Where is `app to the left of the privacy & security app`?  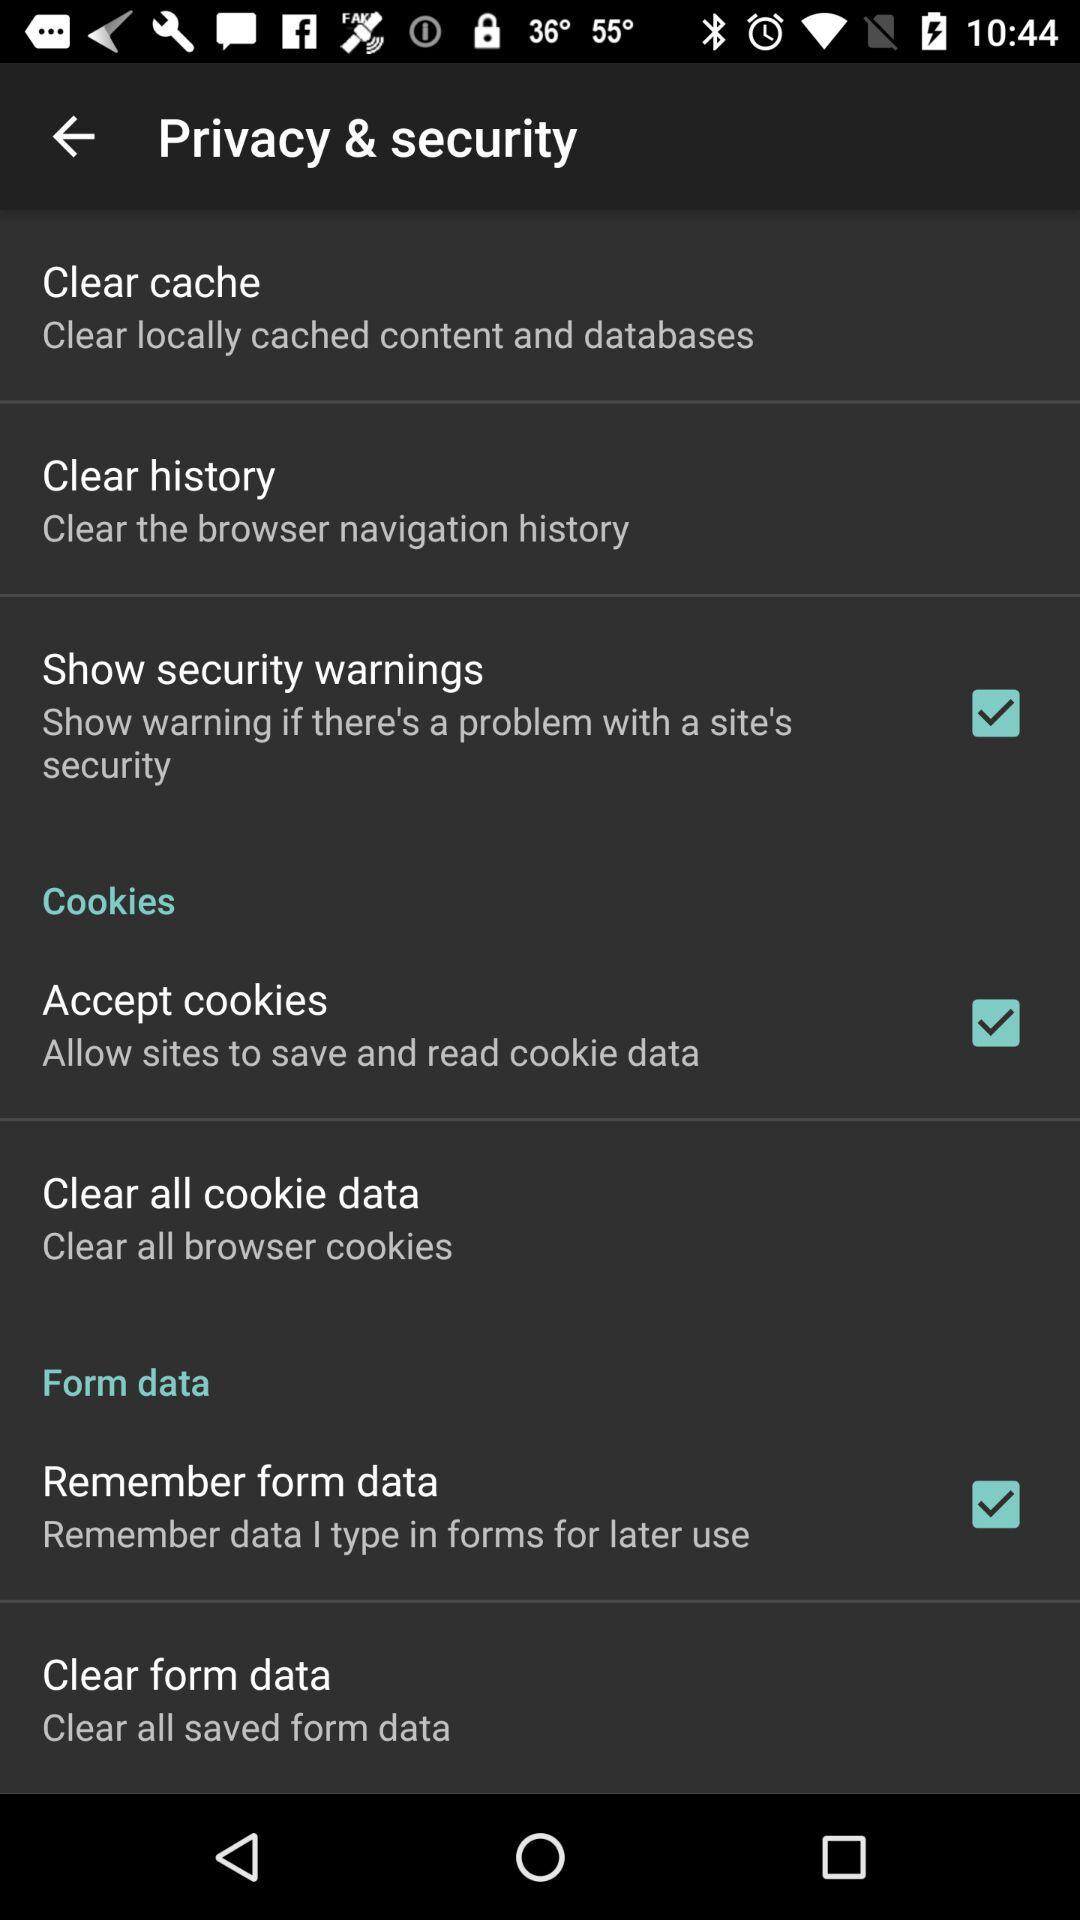 app to the left of the privacy & security app is located at coordinates (72, 135).